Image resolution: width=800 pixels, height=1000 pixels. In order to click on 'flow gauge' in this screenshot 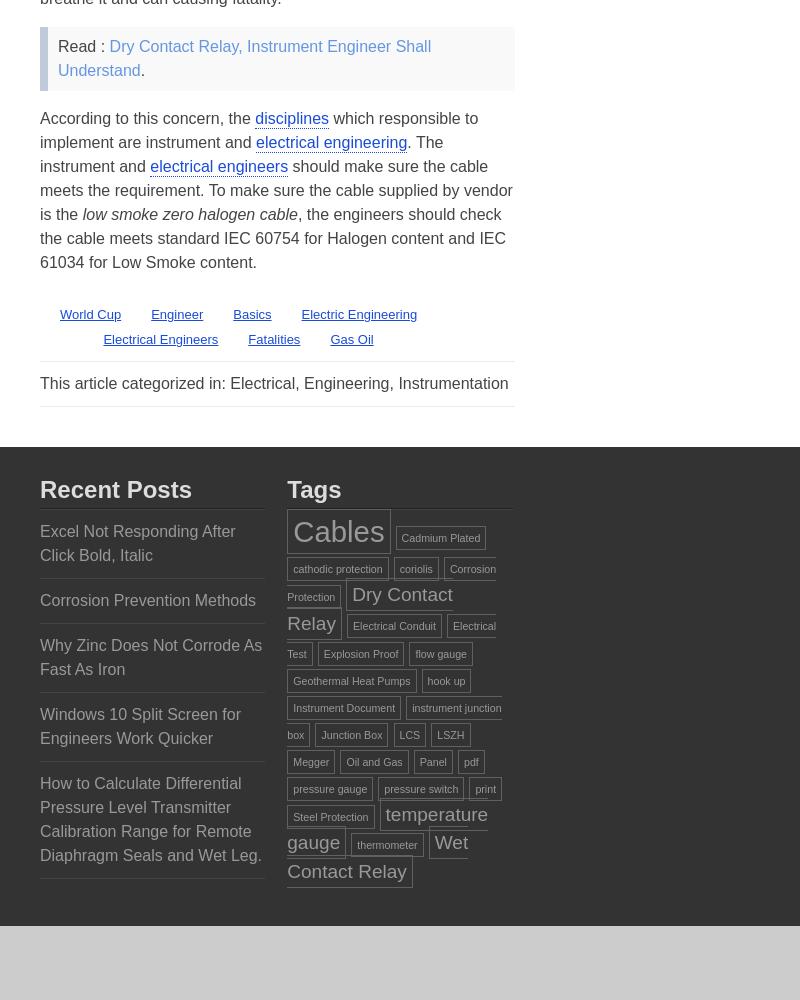, I will do `click(440, 653)`.